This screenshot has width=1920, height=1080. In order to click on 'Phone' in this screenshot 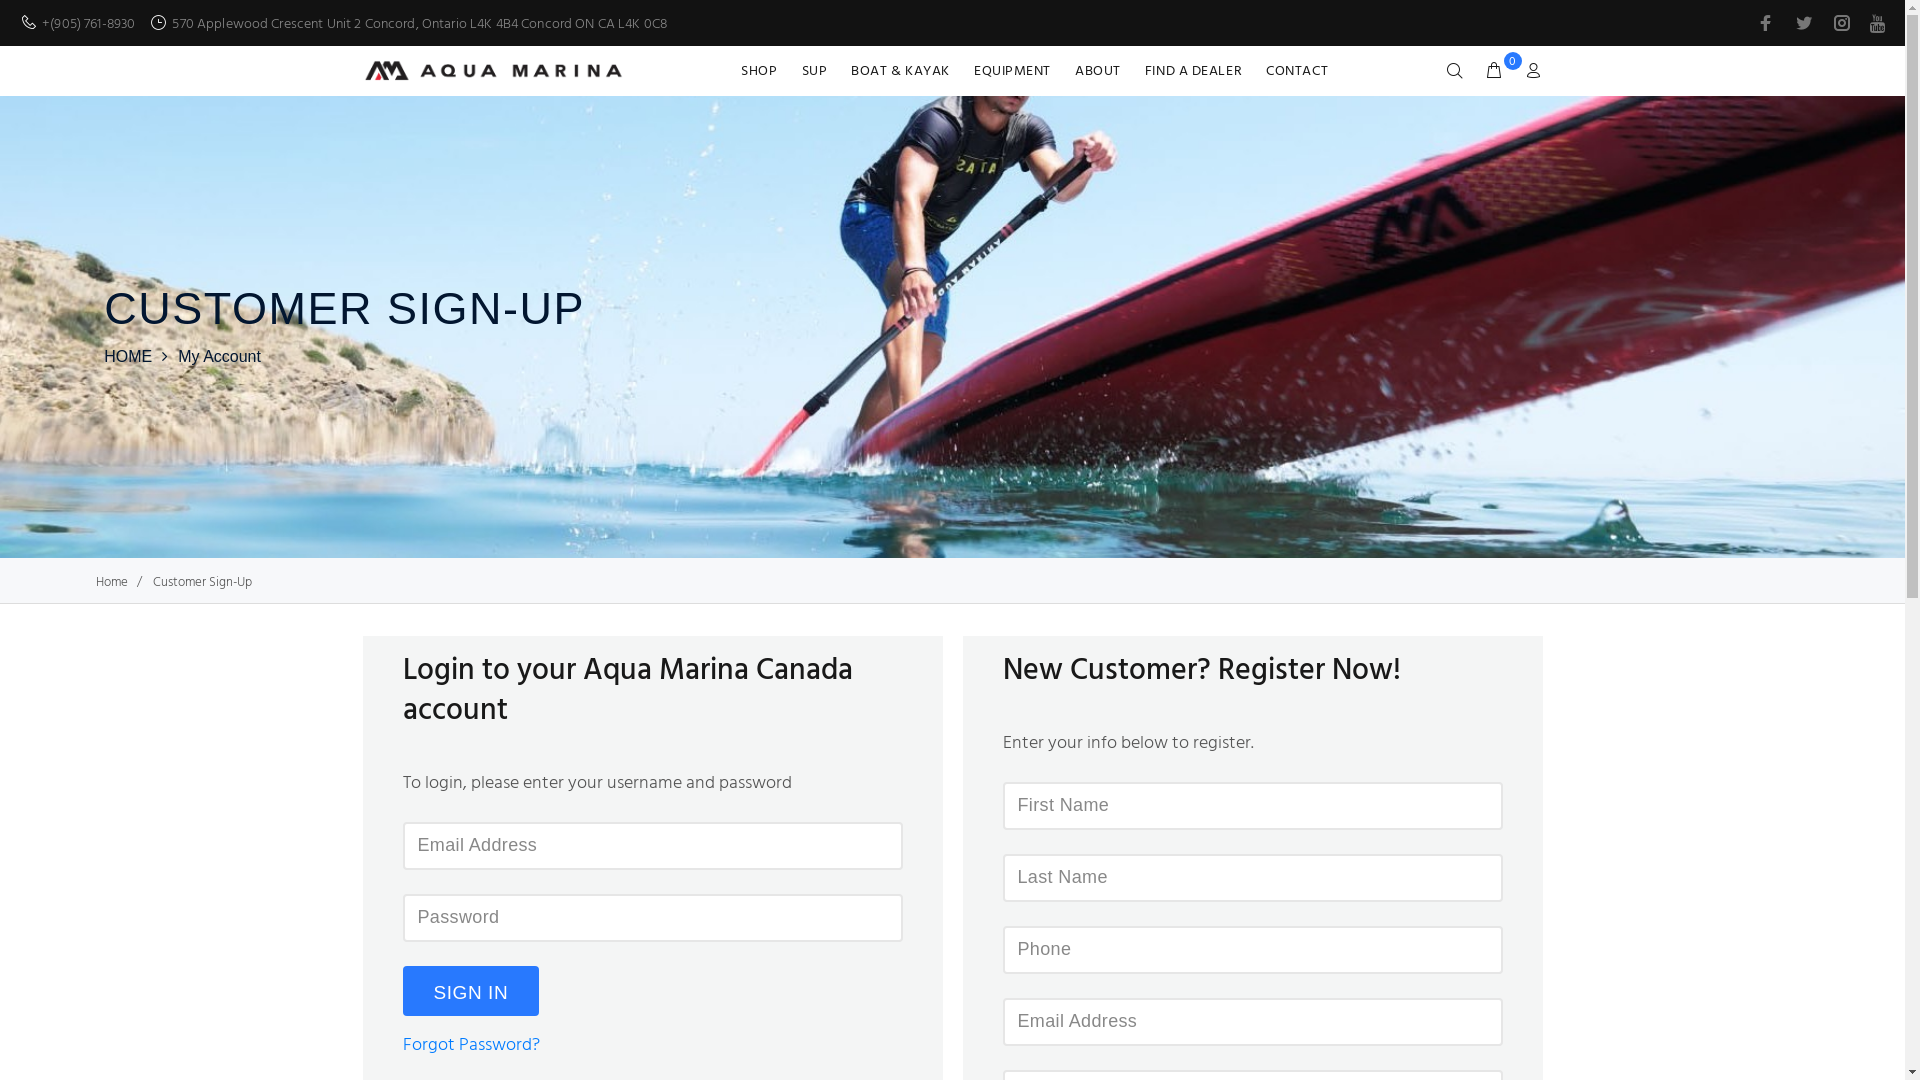, I will do `click(1251, 948)`.